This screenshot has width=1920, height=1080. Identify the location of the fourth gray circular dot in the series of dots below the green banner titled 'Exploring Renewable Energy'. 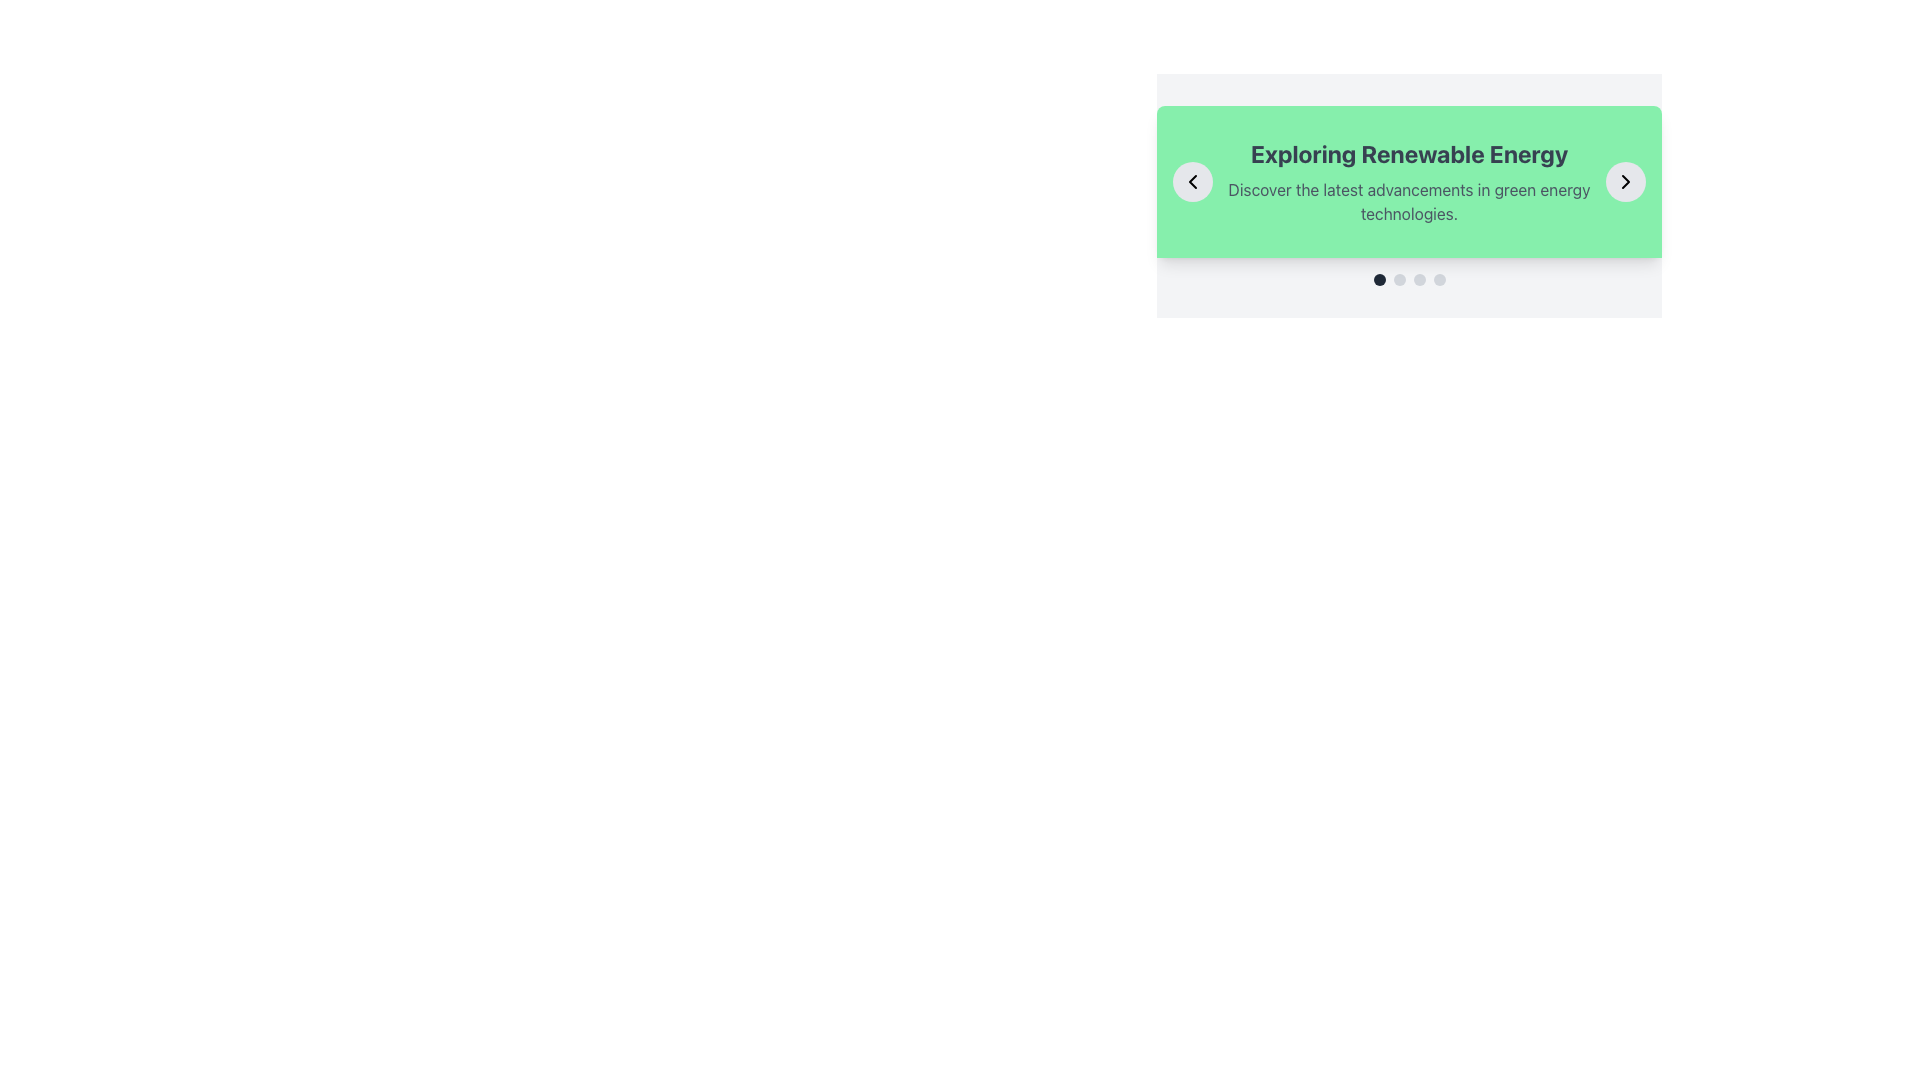
(1438, 280).